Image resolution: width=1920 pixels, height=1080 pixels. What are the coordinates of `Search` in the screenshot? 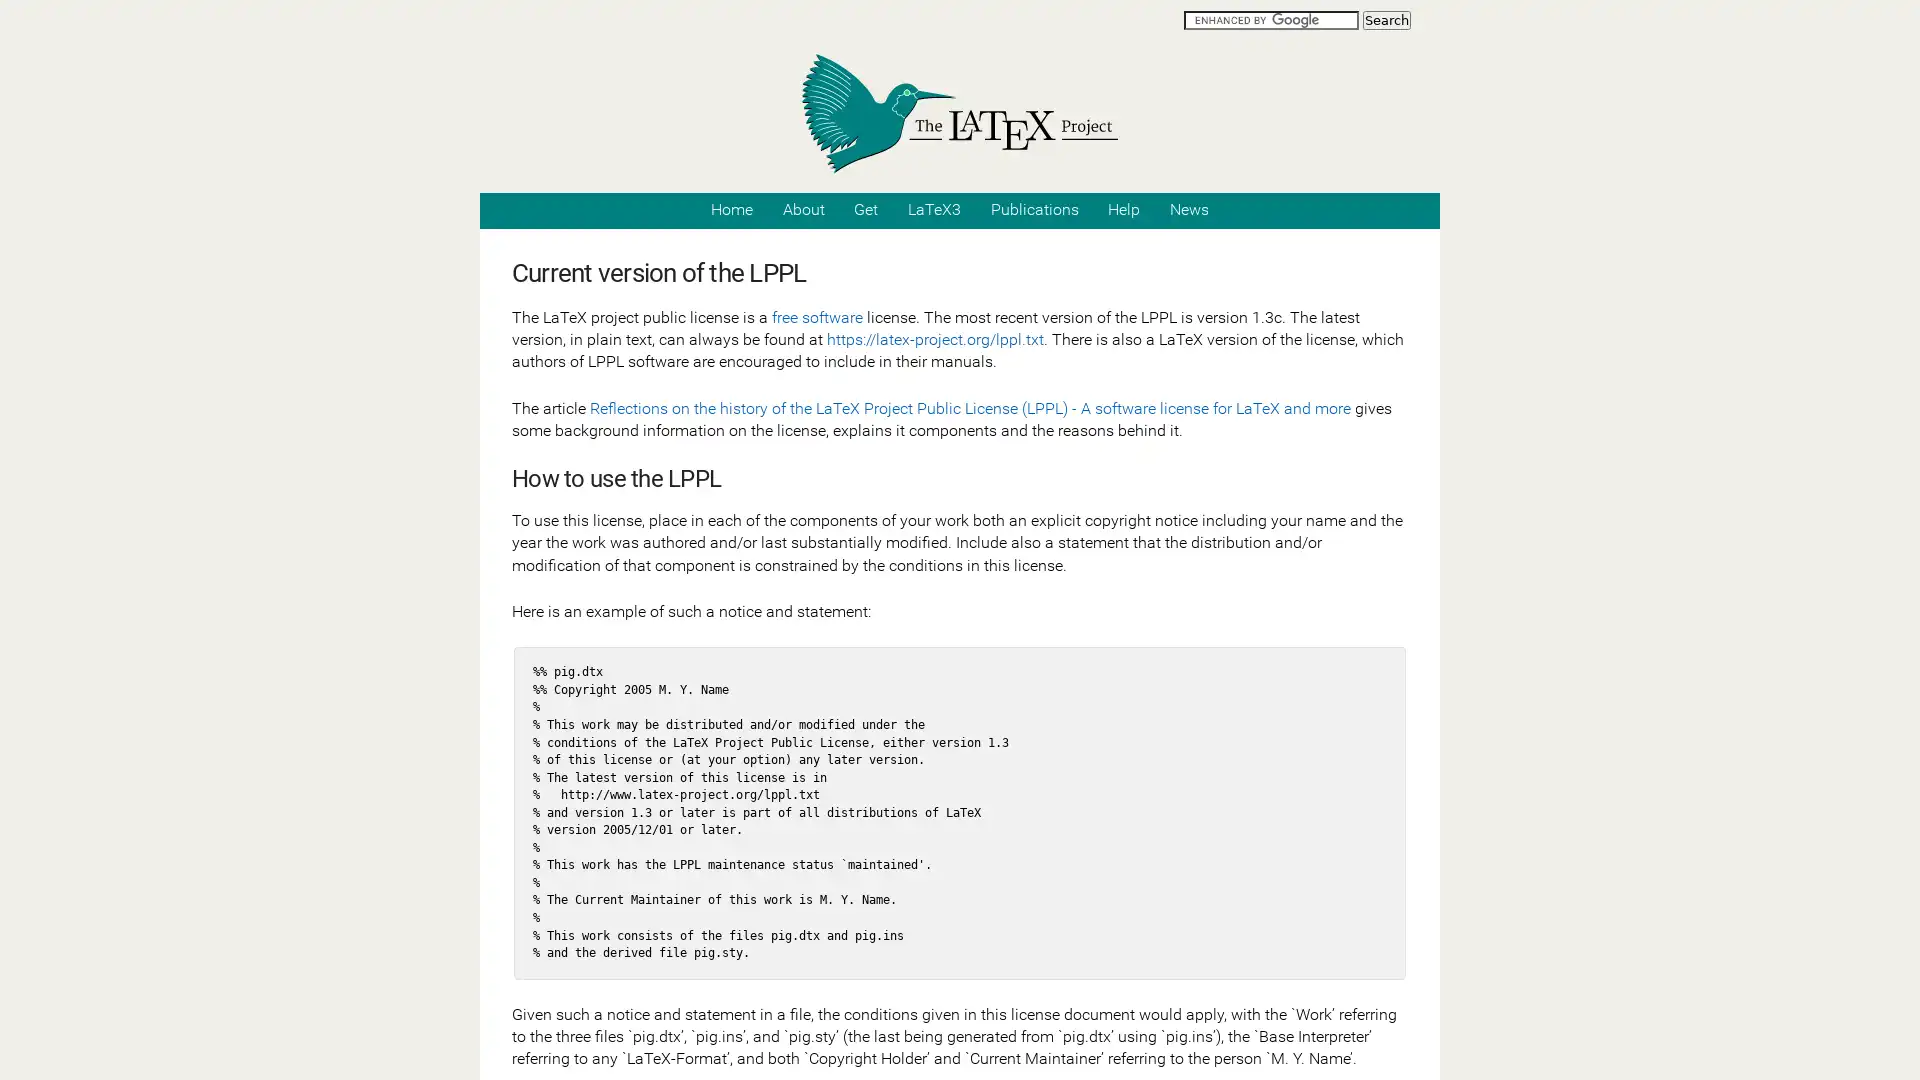 It's located at (1386, 20).